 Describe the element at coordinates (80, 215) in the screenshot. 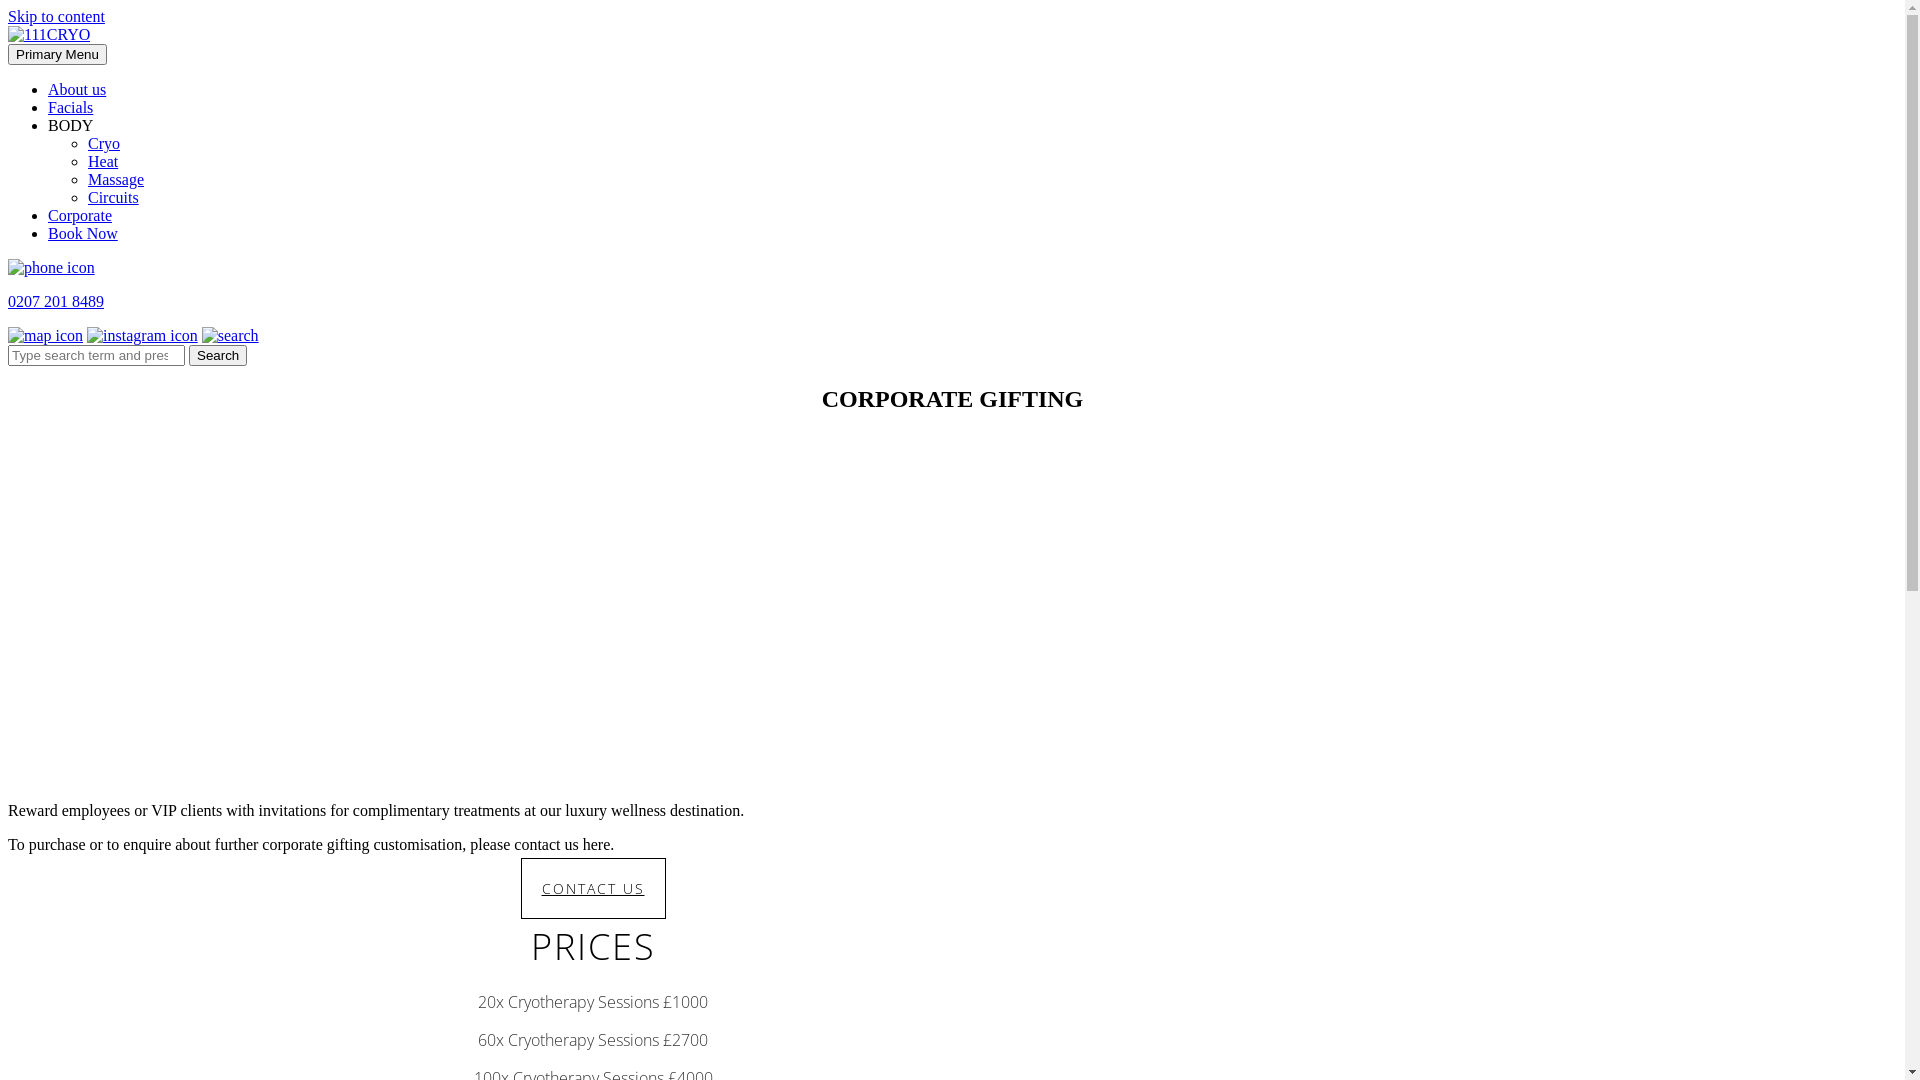

I see `'Corporate'` at that location.